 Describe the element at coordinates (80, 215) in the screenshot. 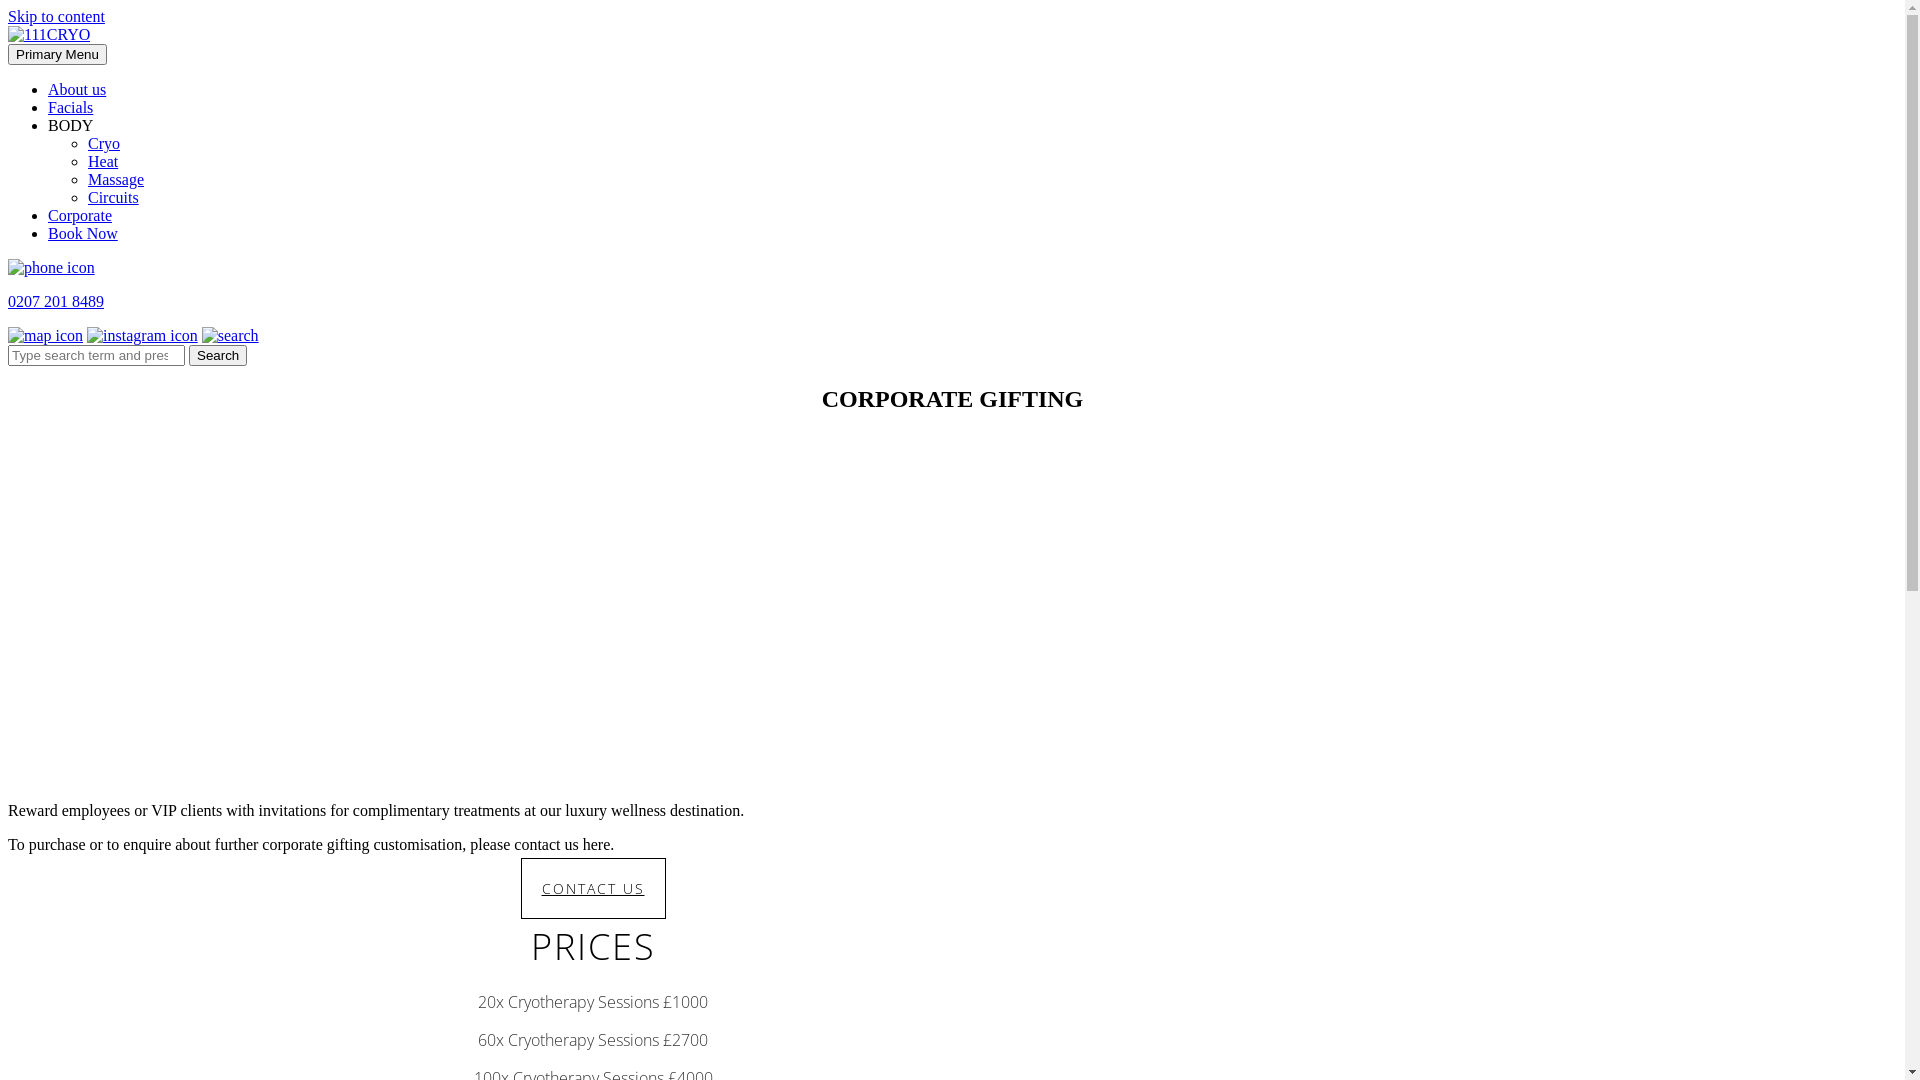

I see `'Corporate'` at that location.